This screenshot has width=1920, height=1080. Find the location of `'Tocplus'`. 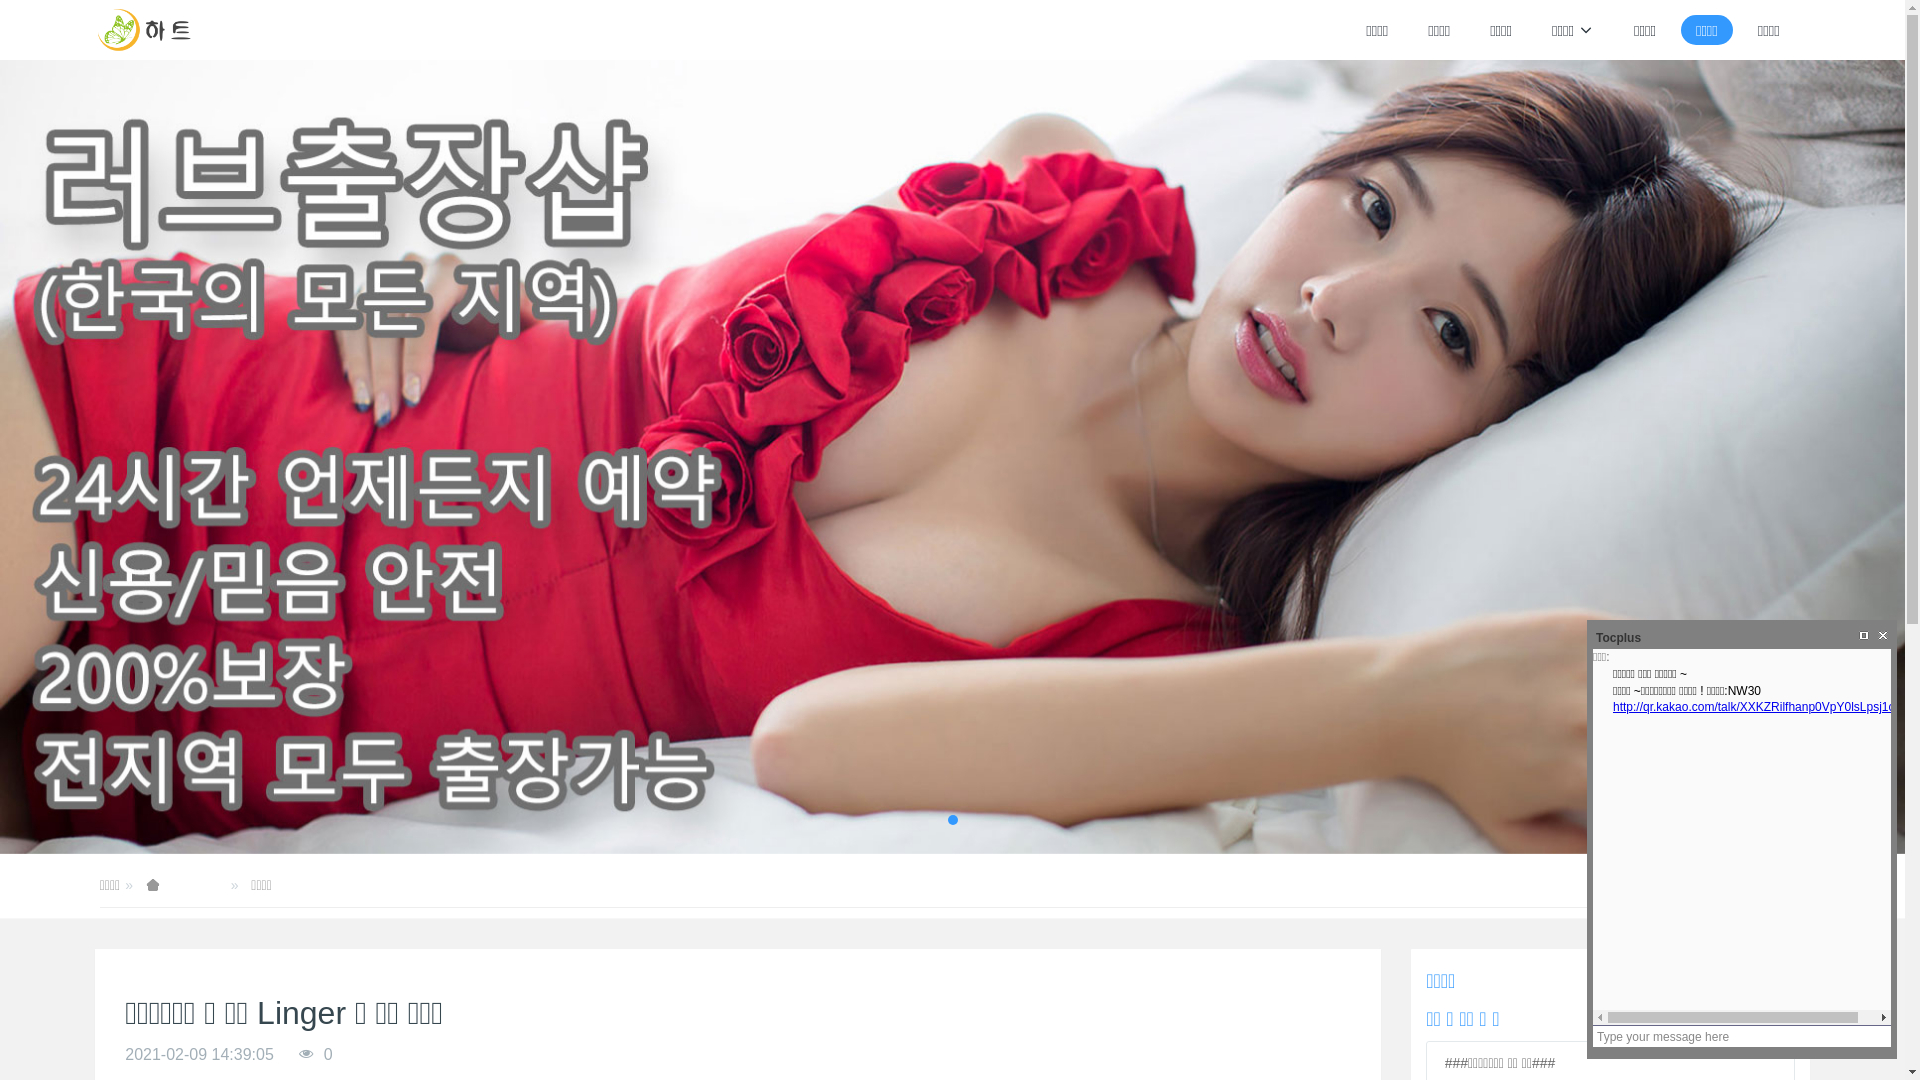

'Tocplus' is located at coordinates (1591, 637).